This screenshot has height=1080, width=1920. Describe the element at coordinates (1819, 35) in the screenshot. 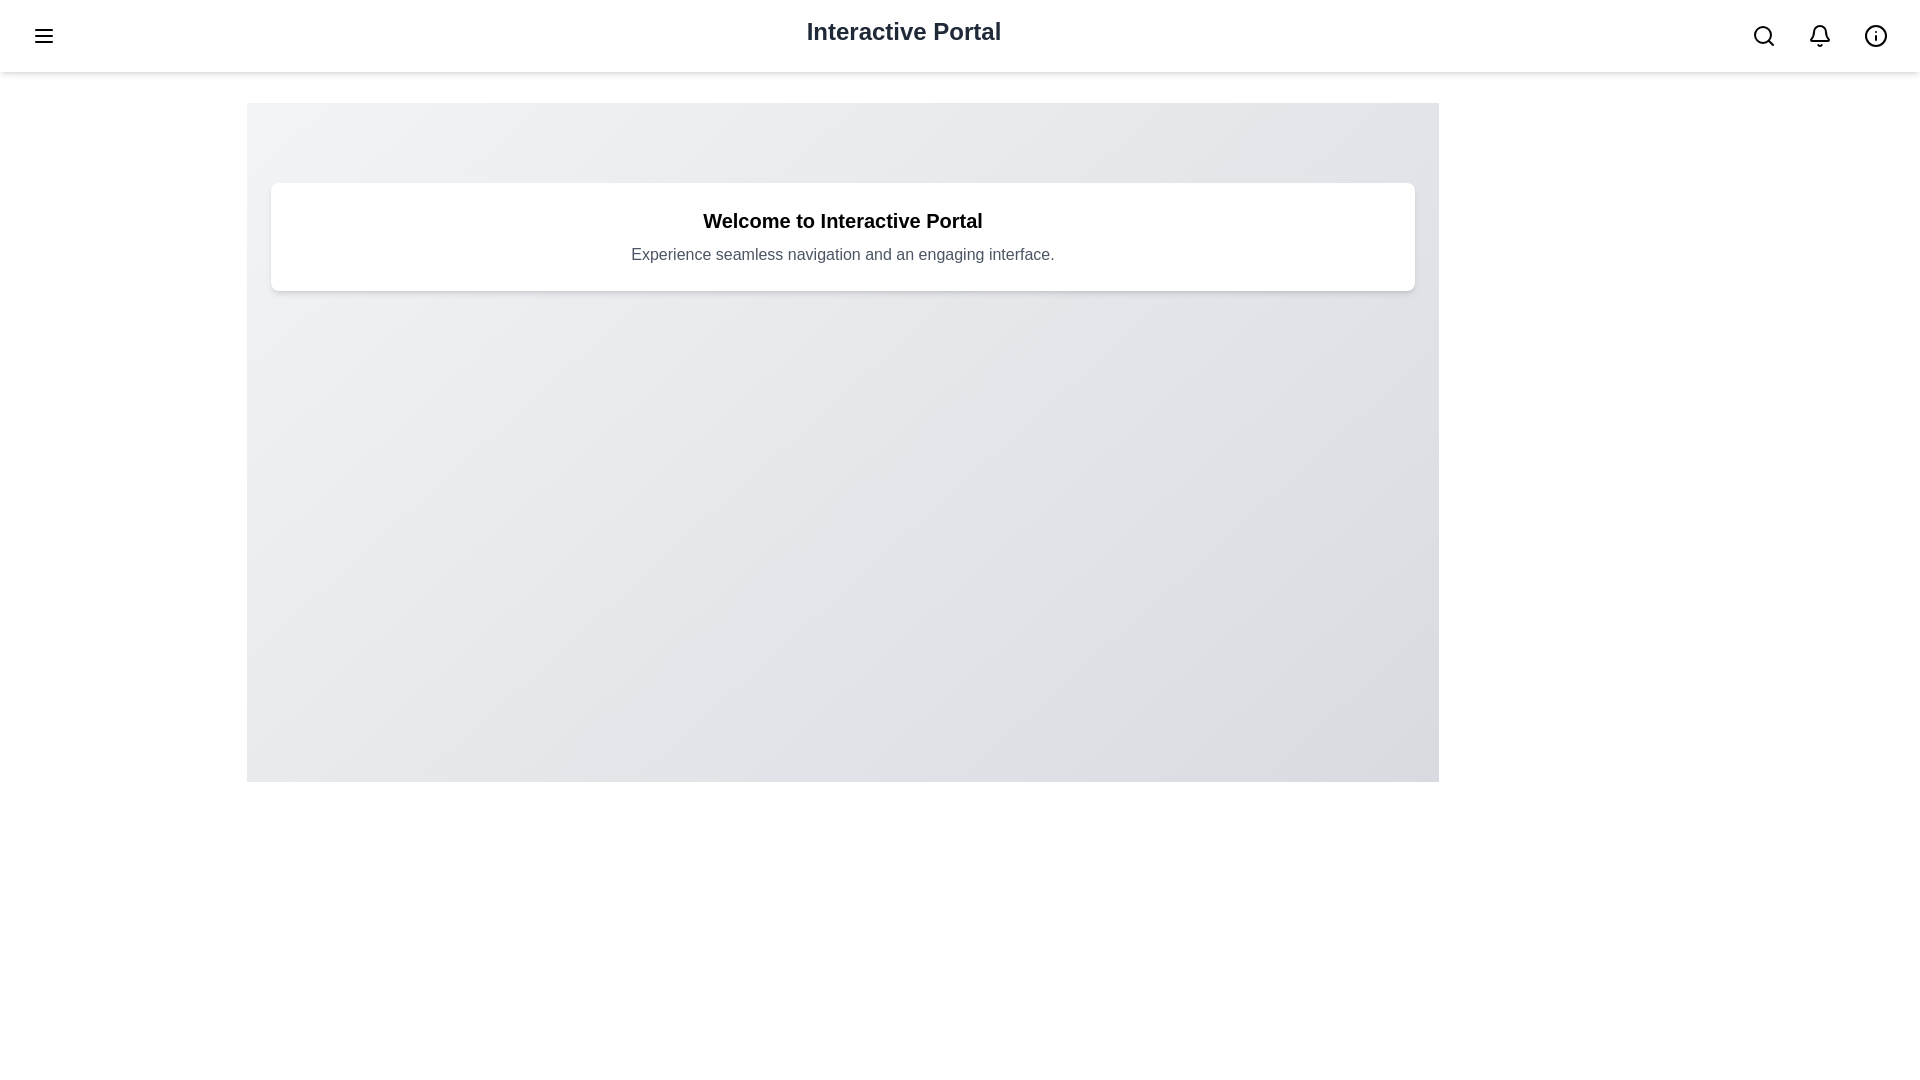

I see `the Bell button in the navigation bar` at that location.